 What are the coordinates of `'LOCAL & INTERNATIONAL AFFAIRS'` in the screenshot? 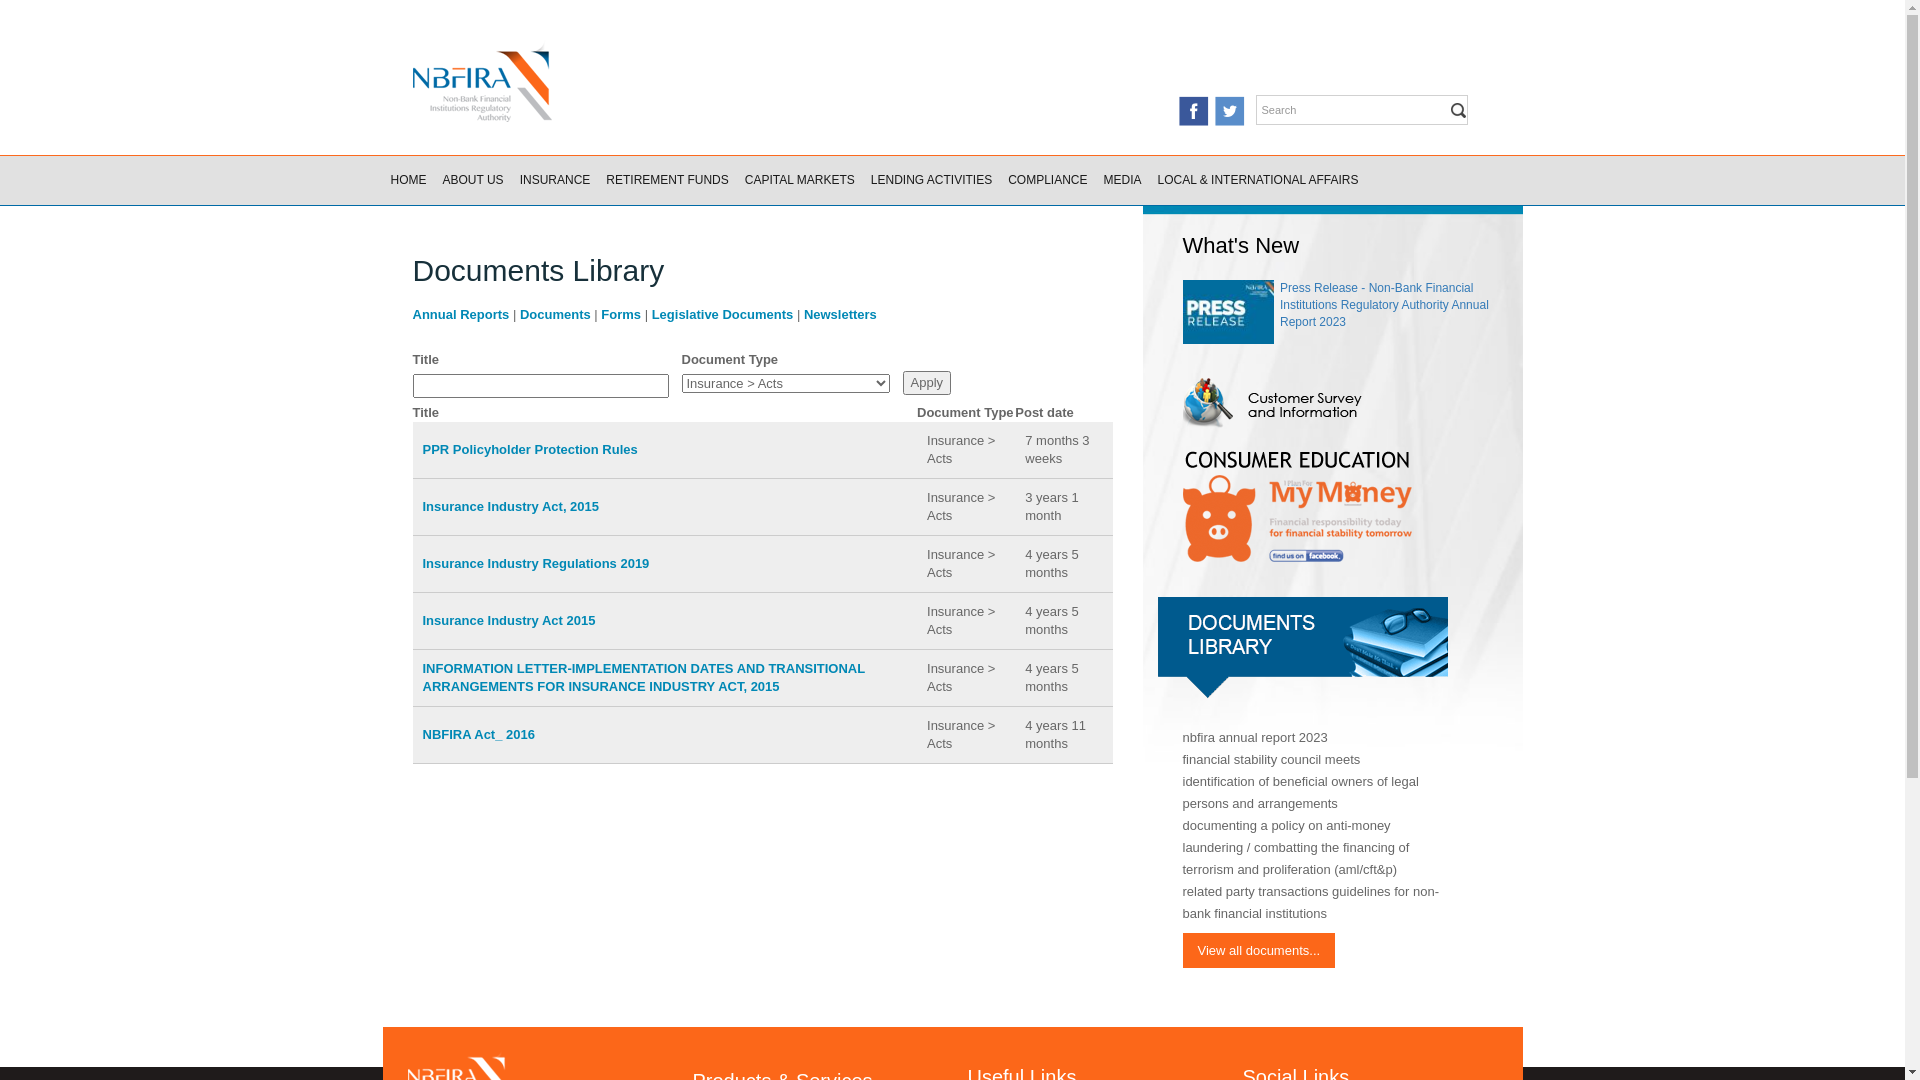 It's located at (1257, 180).